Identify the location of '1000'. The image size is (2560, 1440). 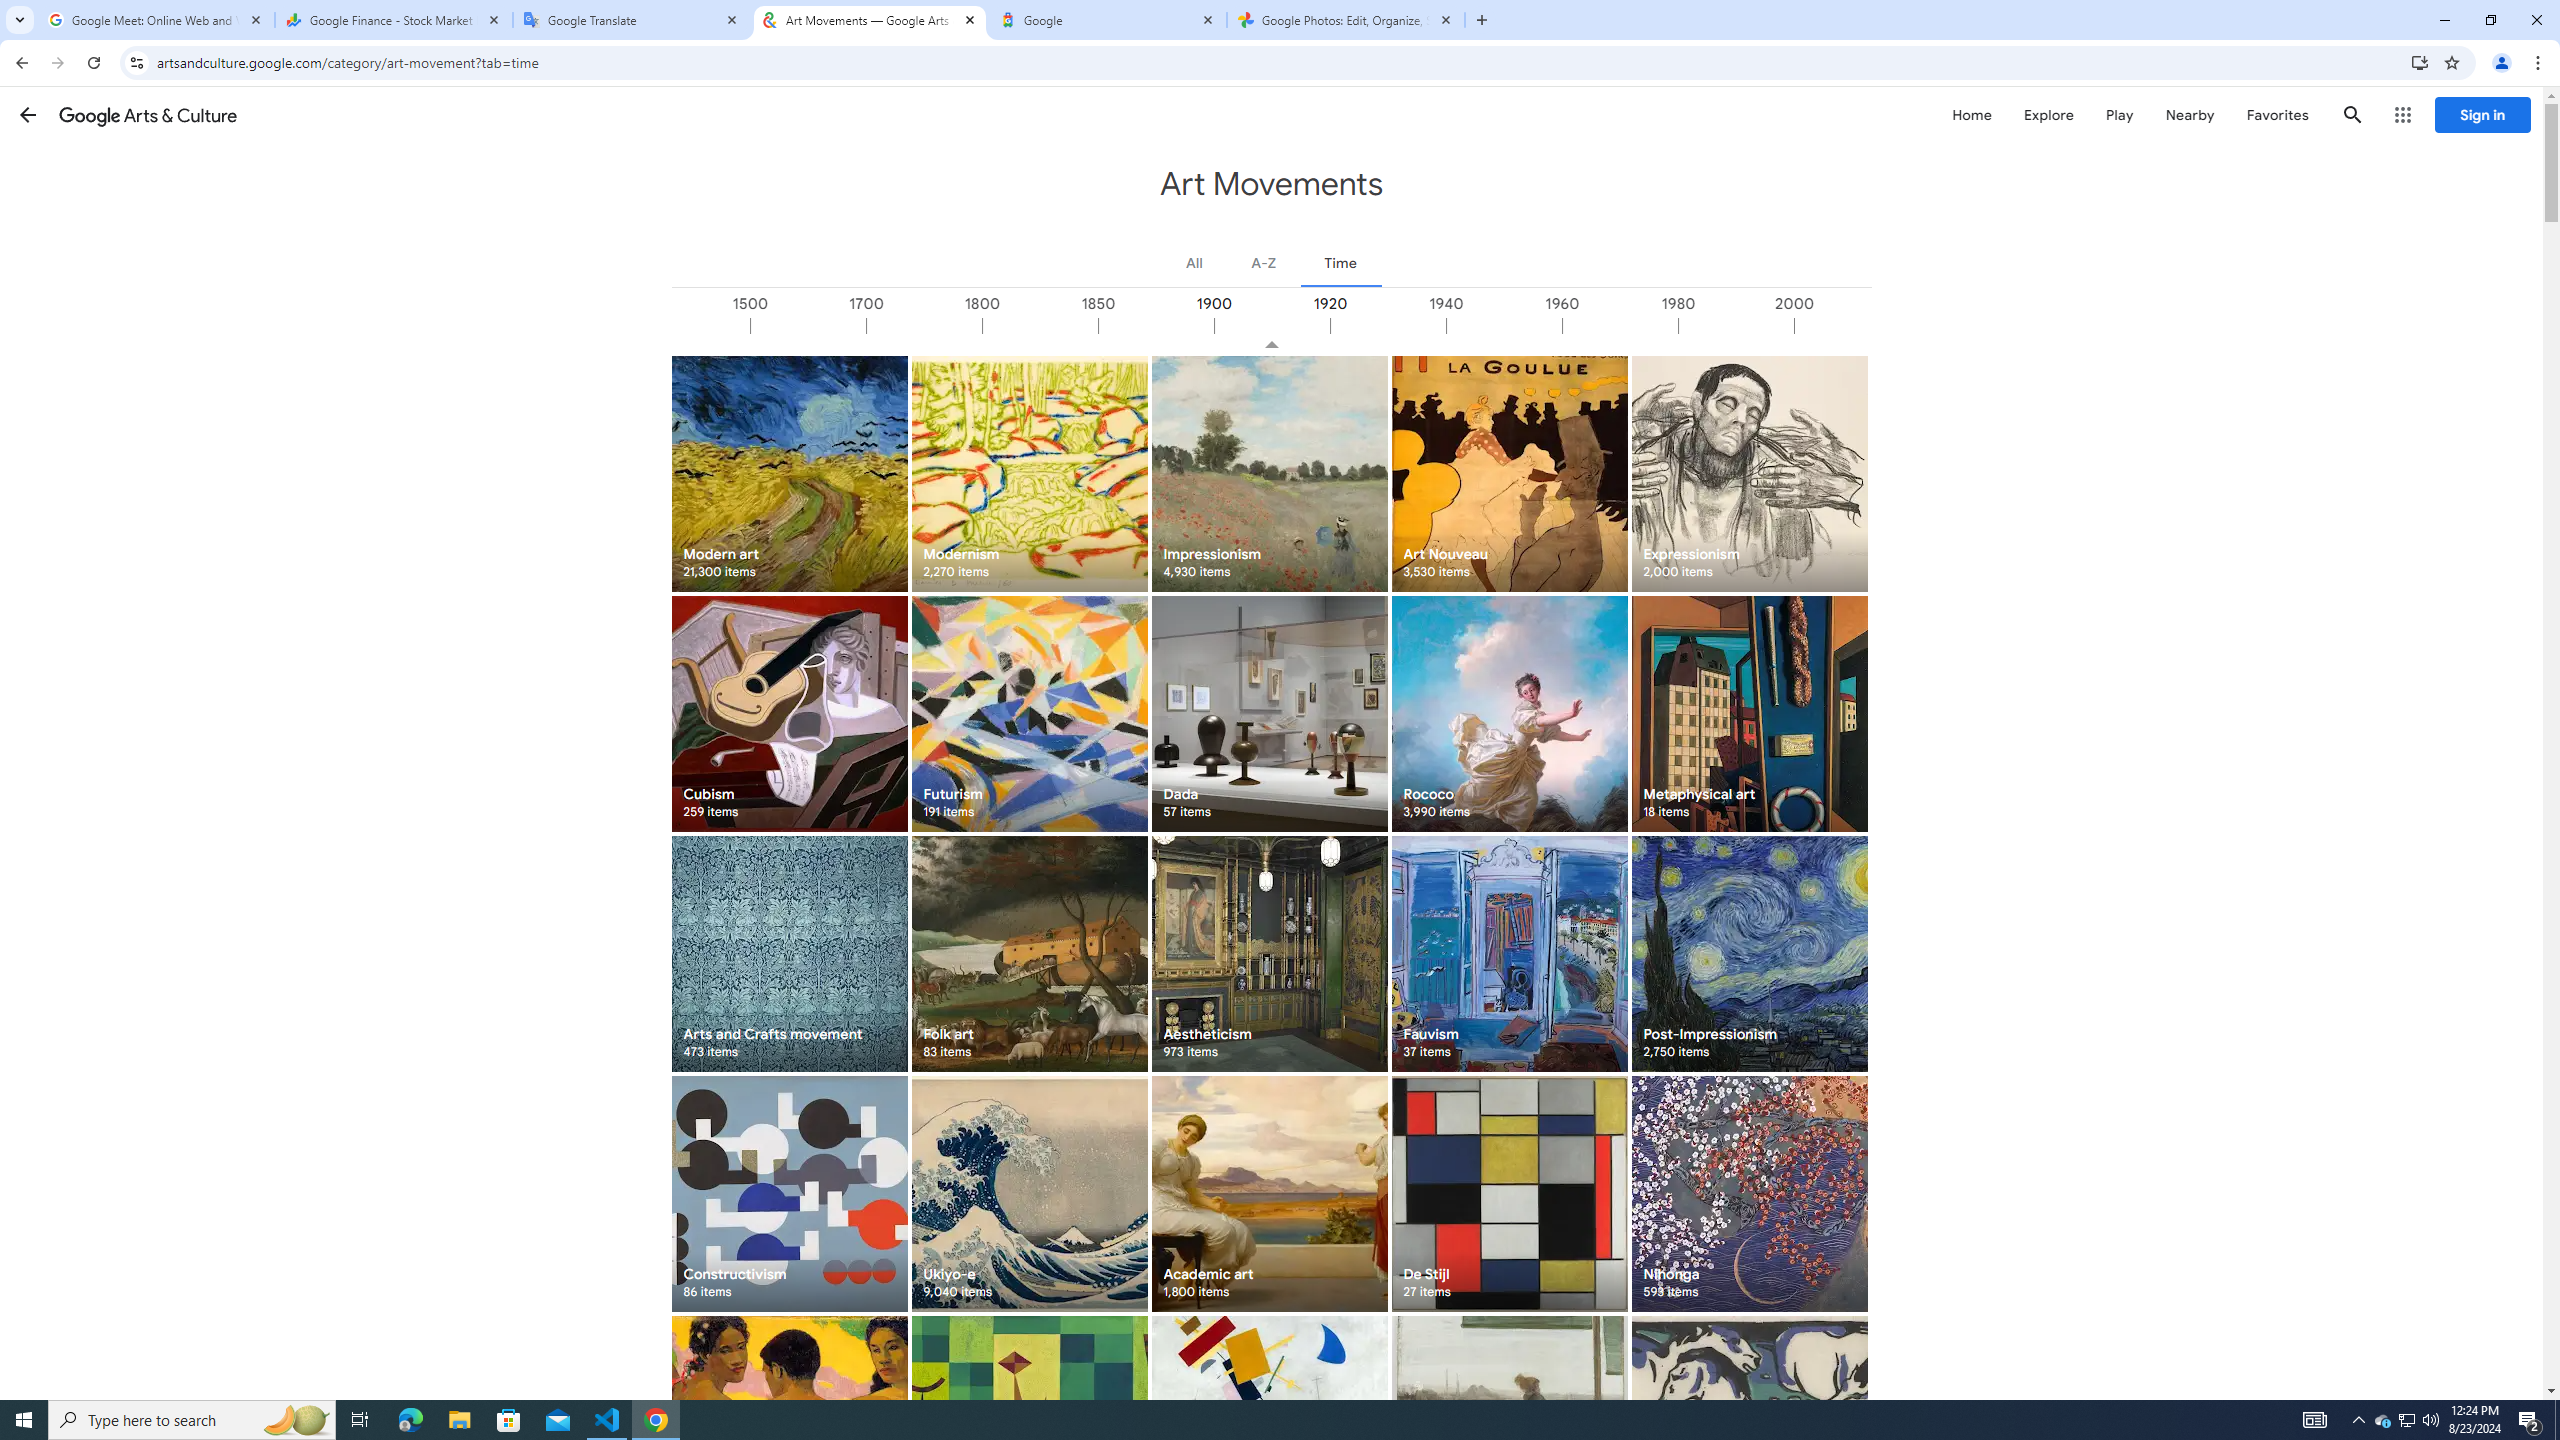
(690, 325).